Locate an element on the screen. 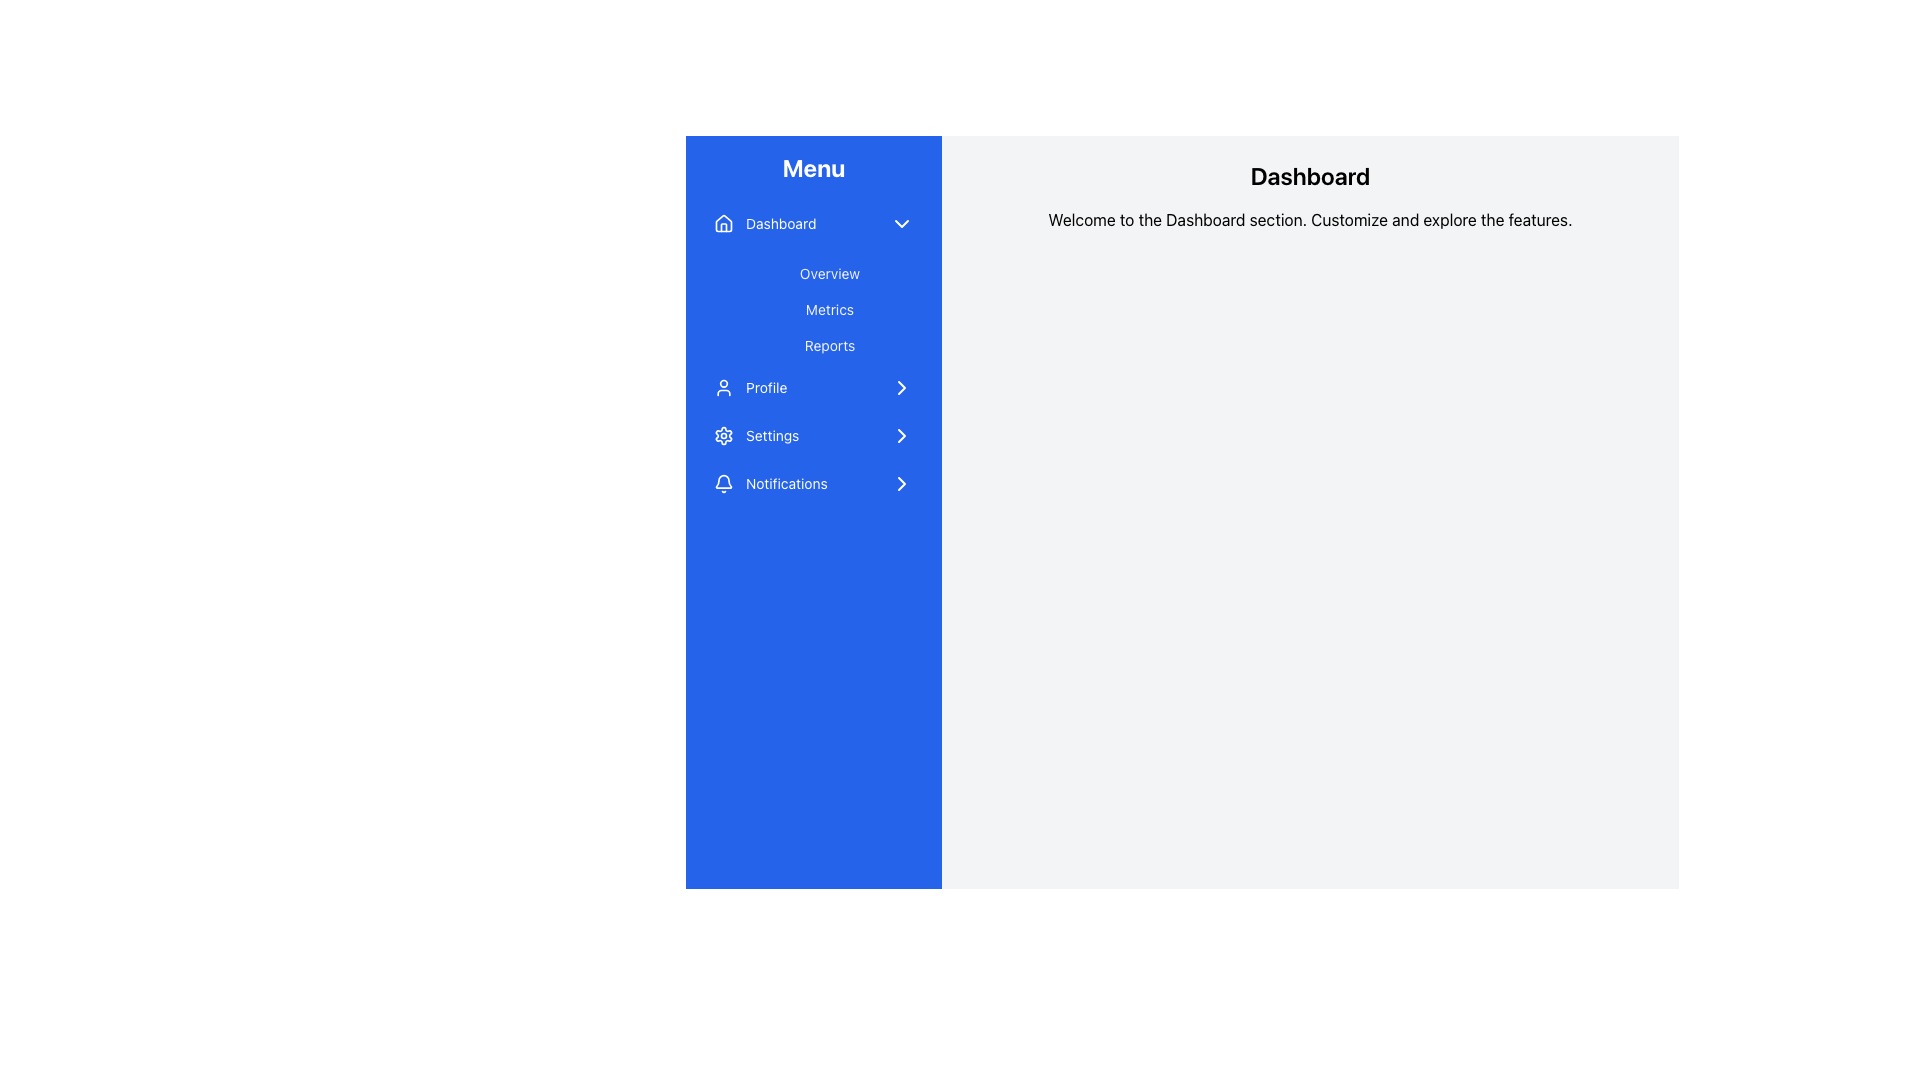 This screenshot has width=1920, height=1080. the 'Metrics' button located in the vertical navigation menu on the left side of the interface, positioned between 'Overview' and 'Reports' is located at coordinates (830, 309).